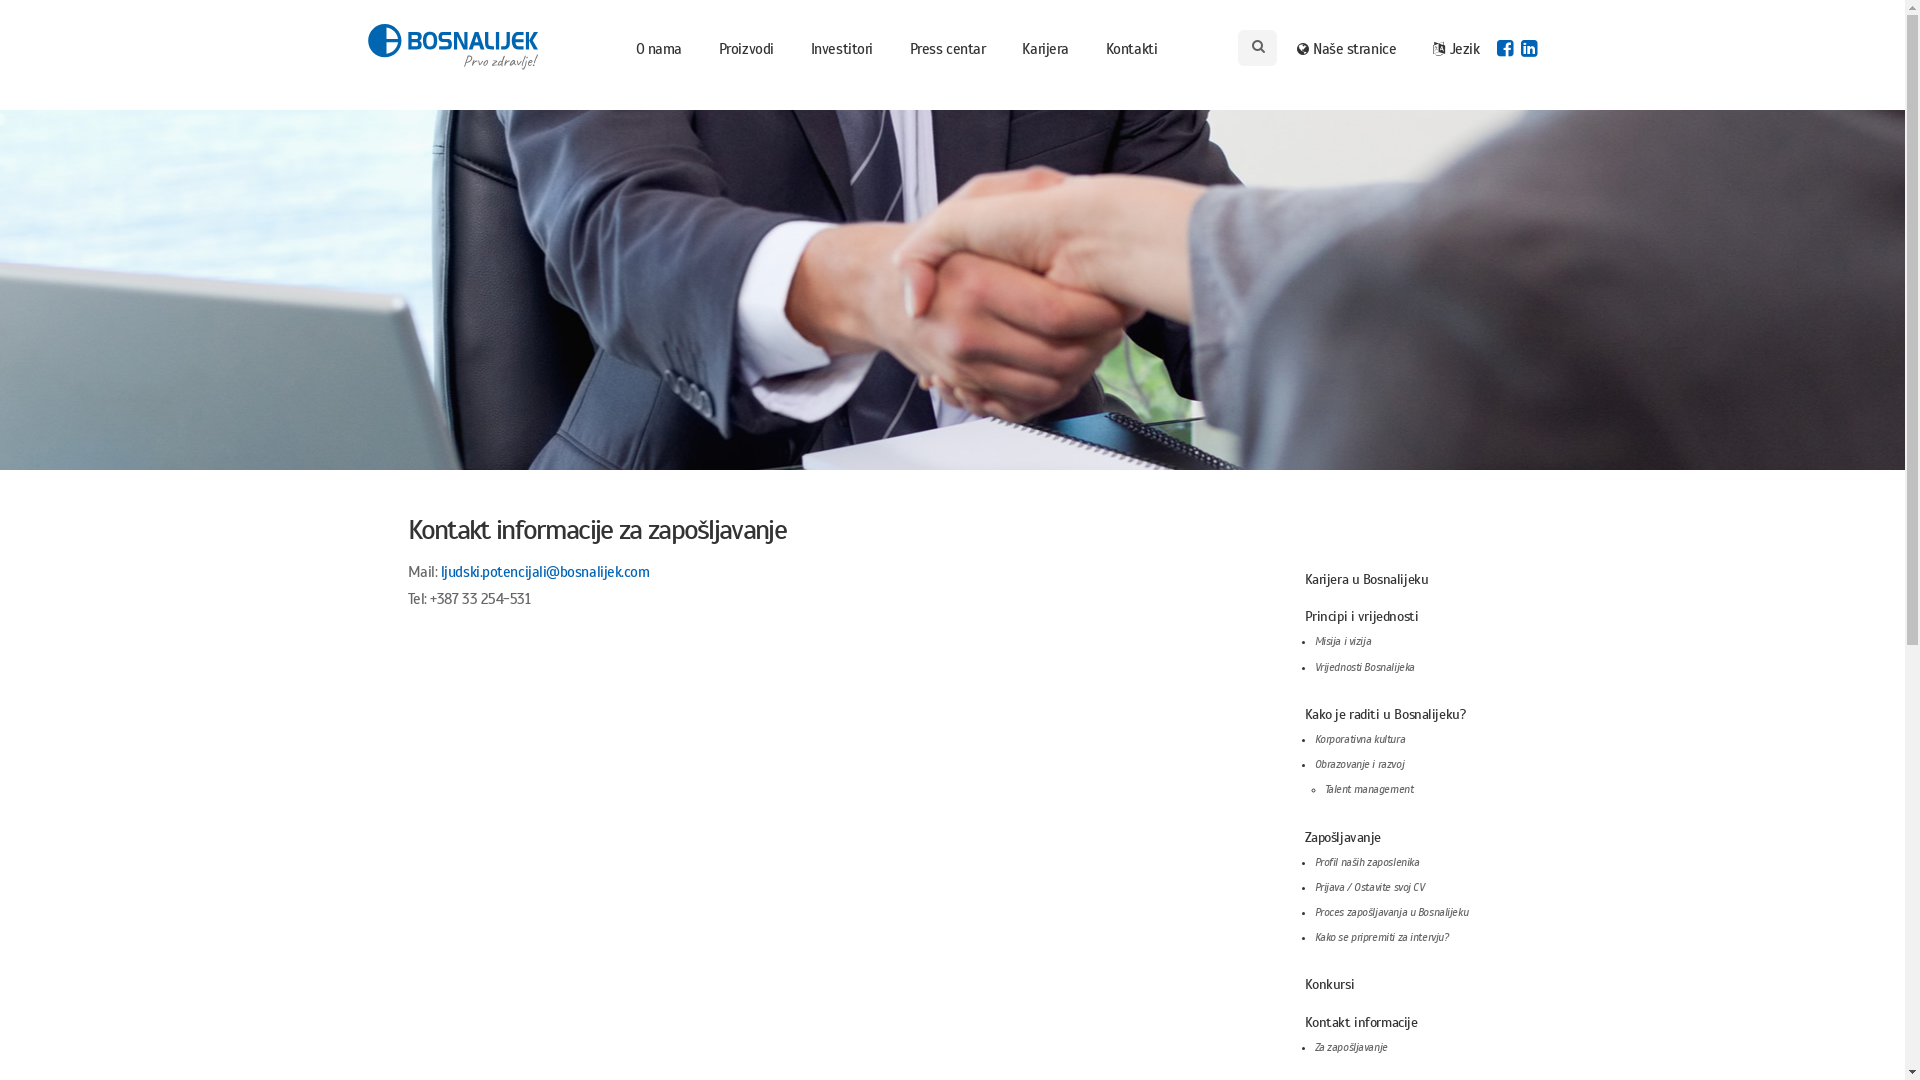  Describe the element at coordinates (841, 48) in the screenshot. I see `'Investitori'` at that location.